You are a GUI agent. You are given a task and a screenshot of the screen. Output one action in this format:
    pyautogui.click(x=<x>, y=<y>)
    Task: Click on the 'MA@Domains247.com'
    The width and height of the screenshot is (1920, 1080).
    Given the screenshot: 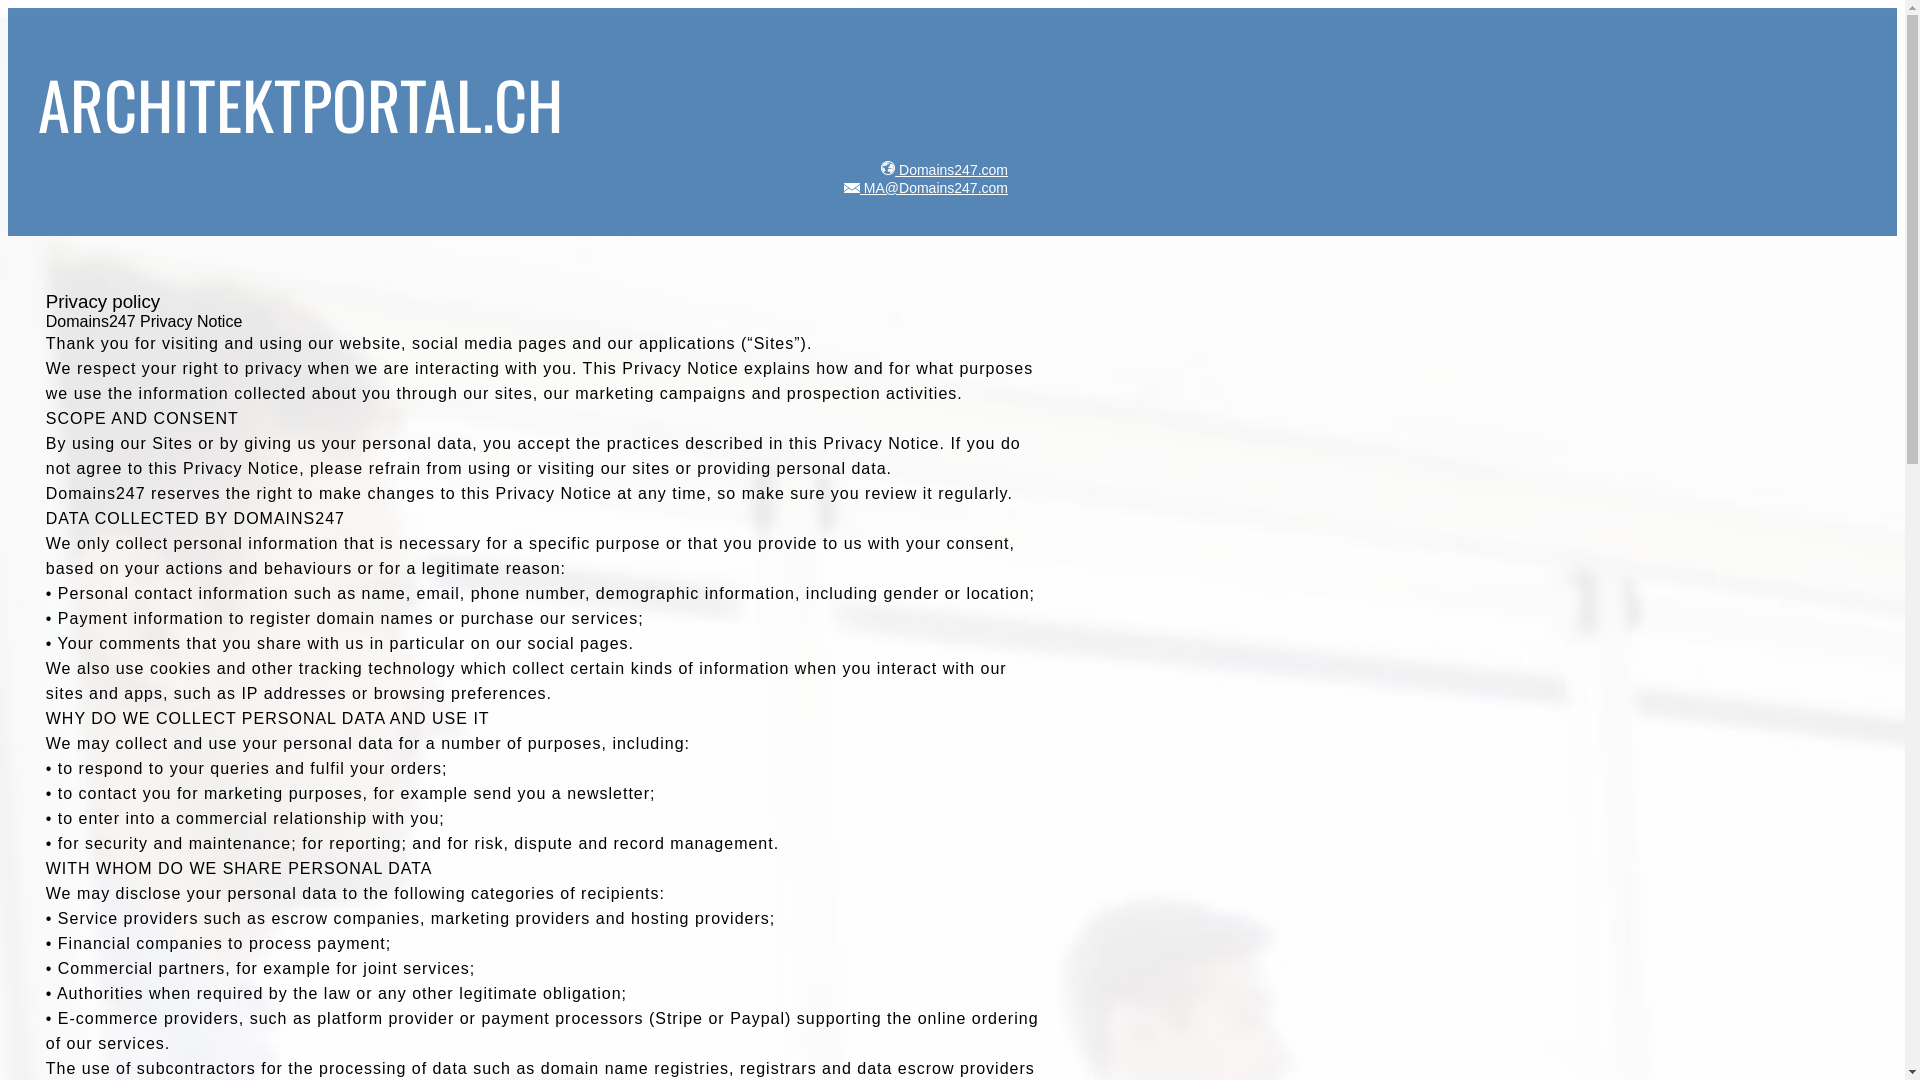 What is the action you would take?
    pyautogui.click(x=922, y=188)
    